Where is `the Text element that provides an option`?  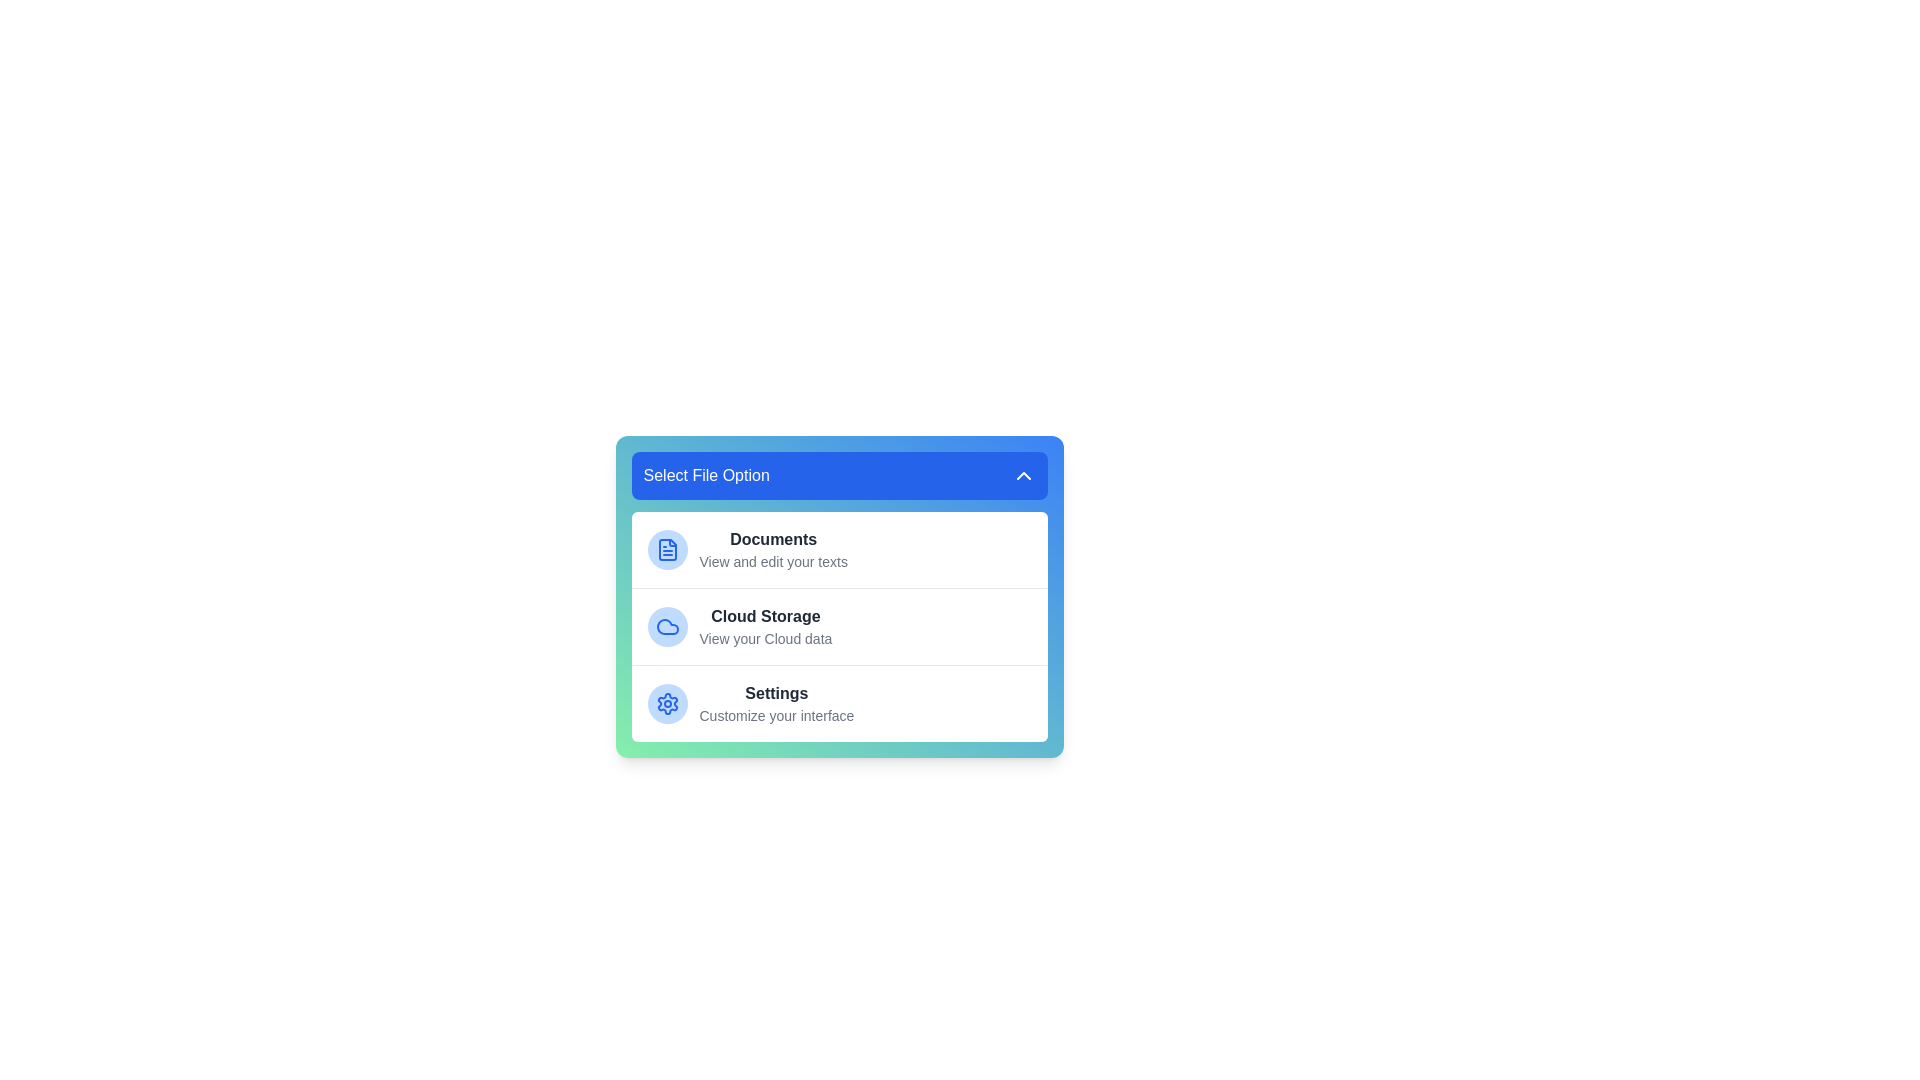
the Text element that provides an option is located at coordinates (775, 703).